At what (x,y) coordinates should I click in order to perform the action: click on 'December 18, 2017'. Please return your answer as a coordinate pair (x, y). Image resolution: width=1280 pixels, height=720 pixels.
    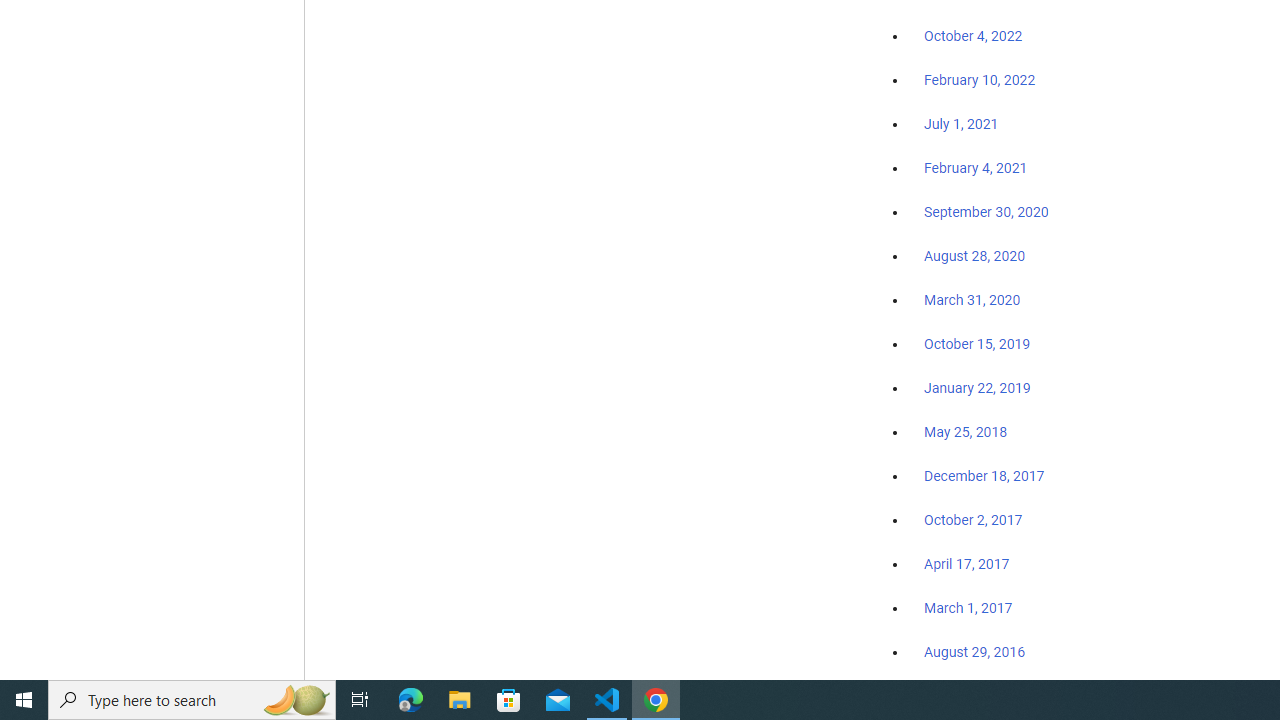
    Looking at the image, I should click on (984, 476).